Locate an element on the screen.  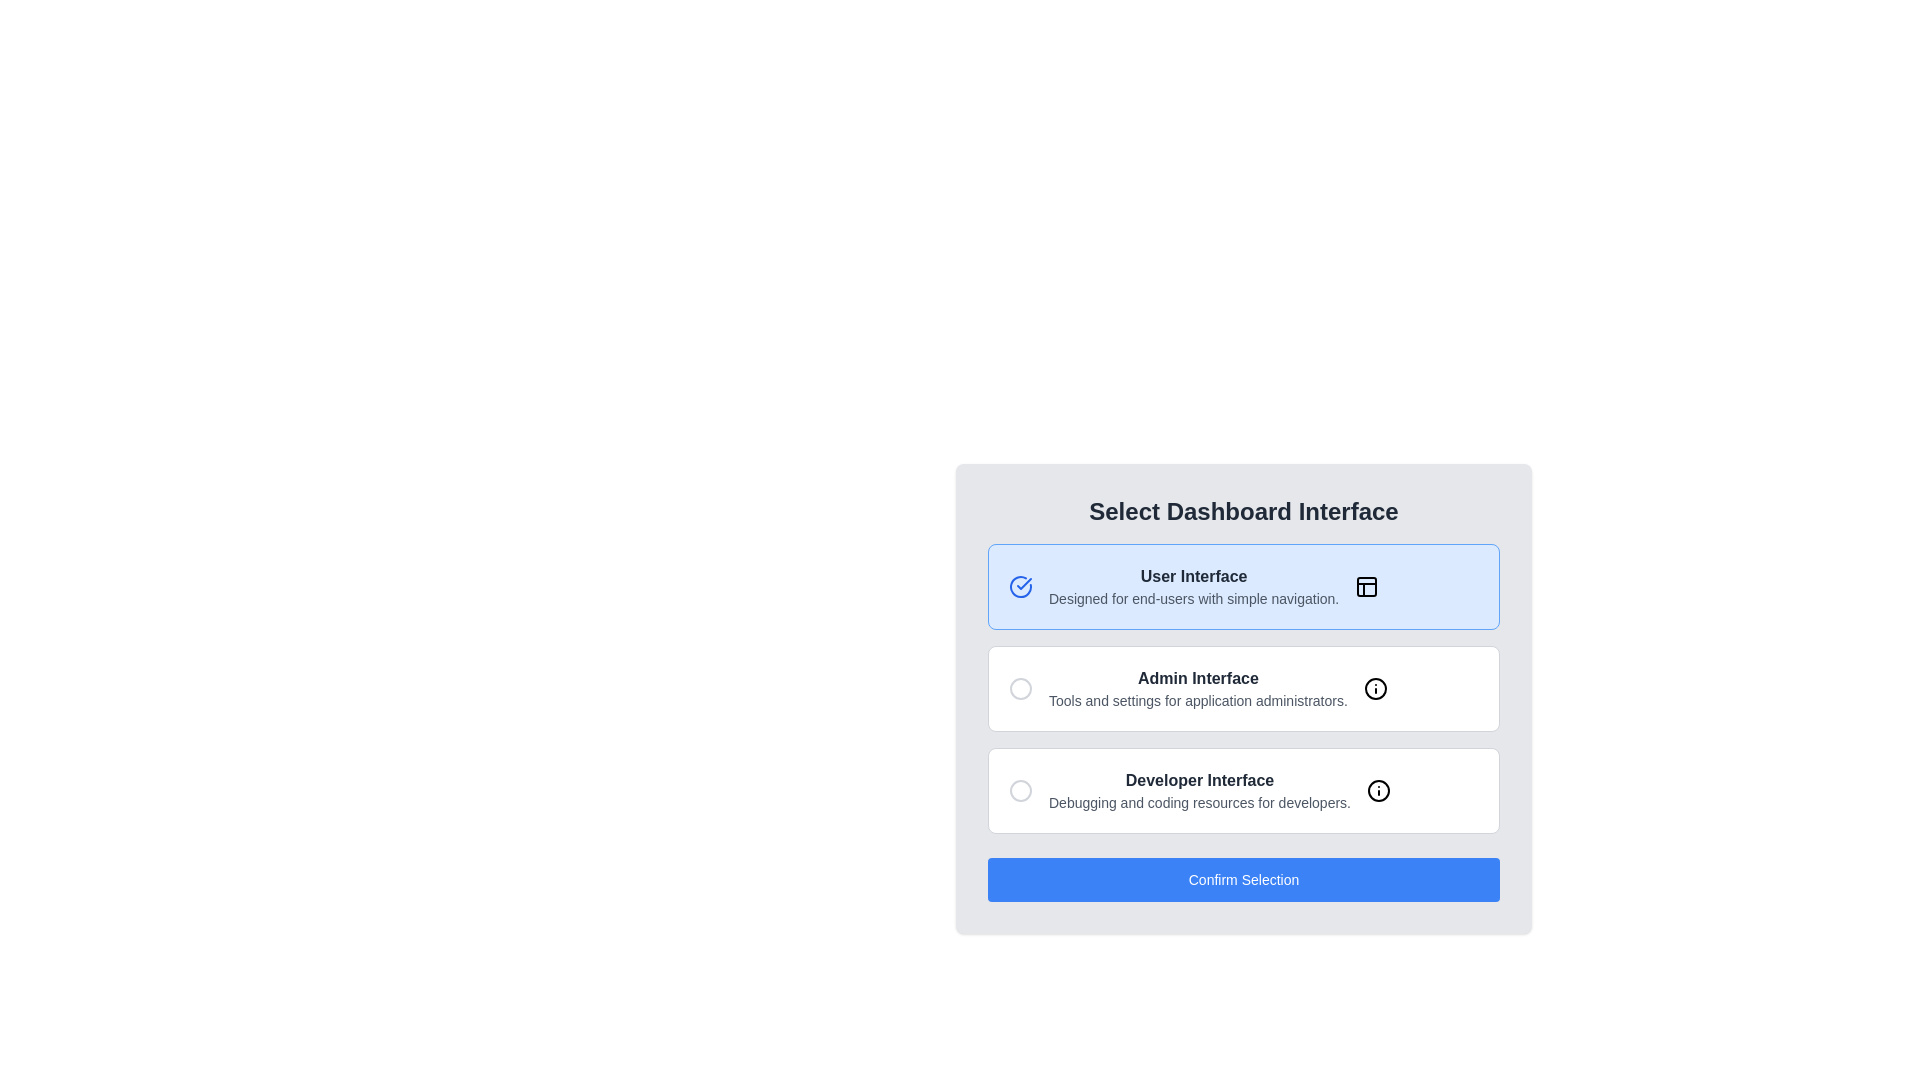
the 'User Interface' selection button, which is the first card in a vertical list of options is located at coordinates (1242, 585).